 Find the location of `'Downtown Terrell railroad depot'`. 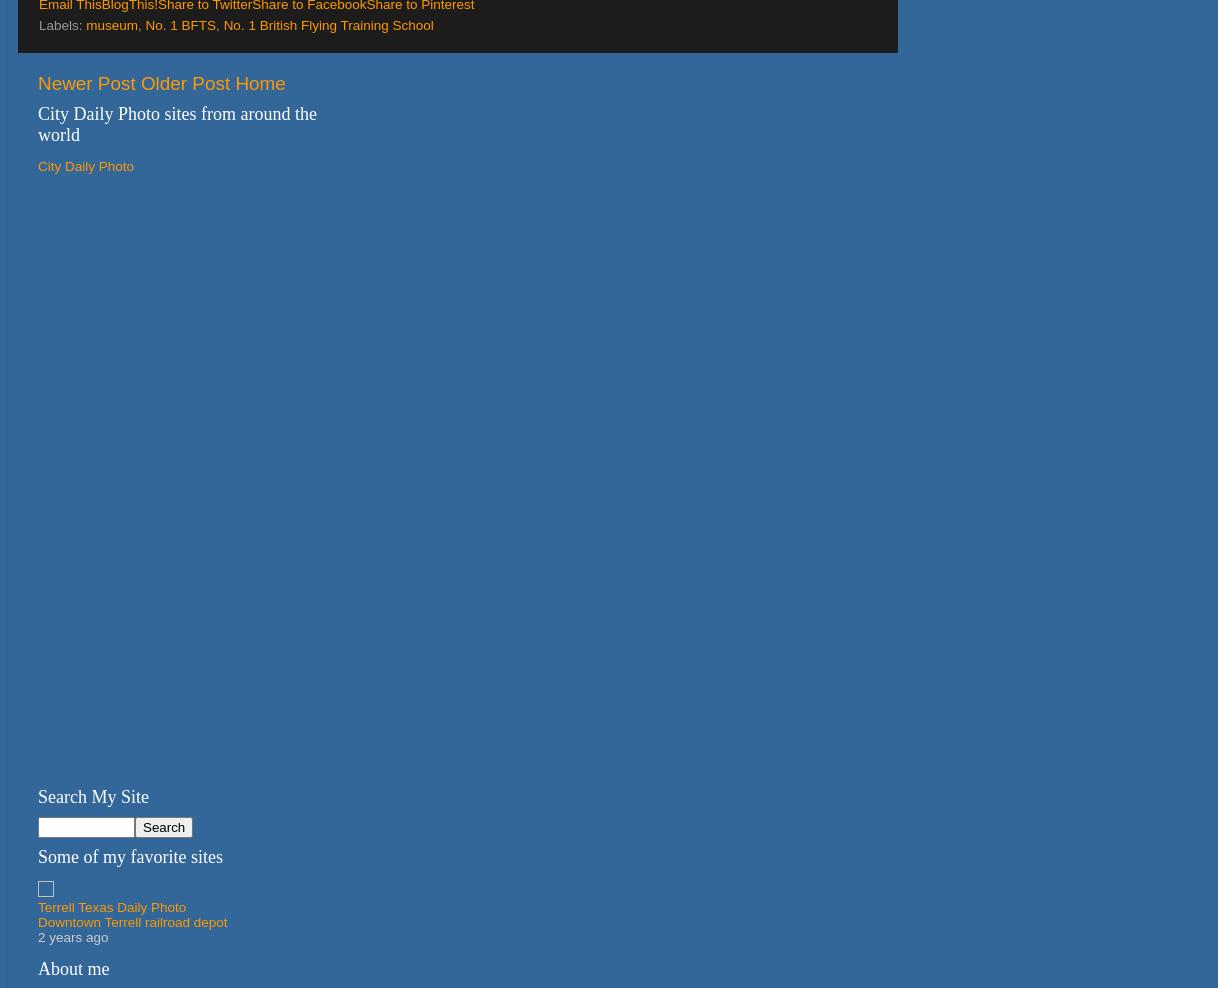

'Downtown Terrell railroad depot' is located at coordinates (38, 921).